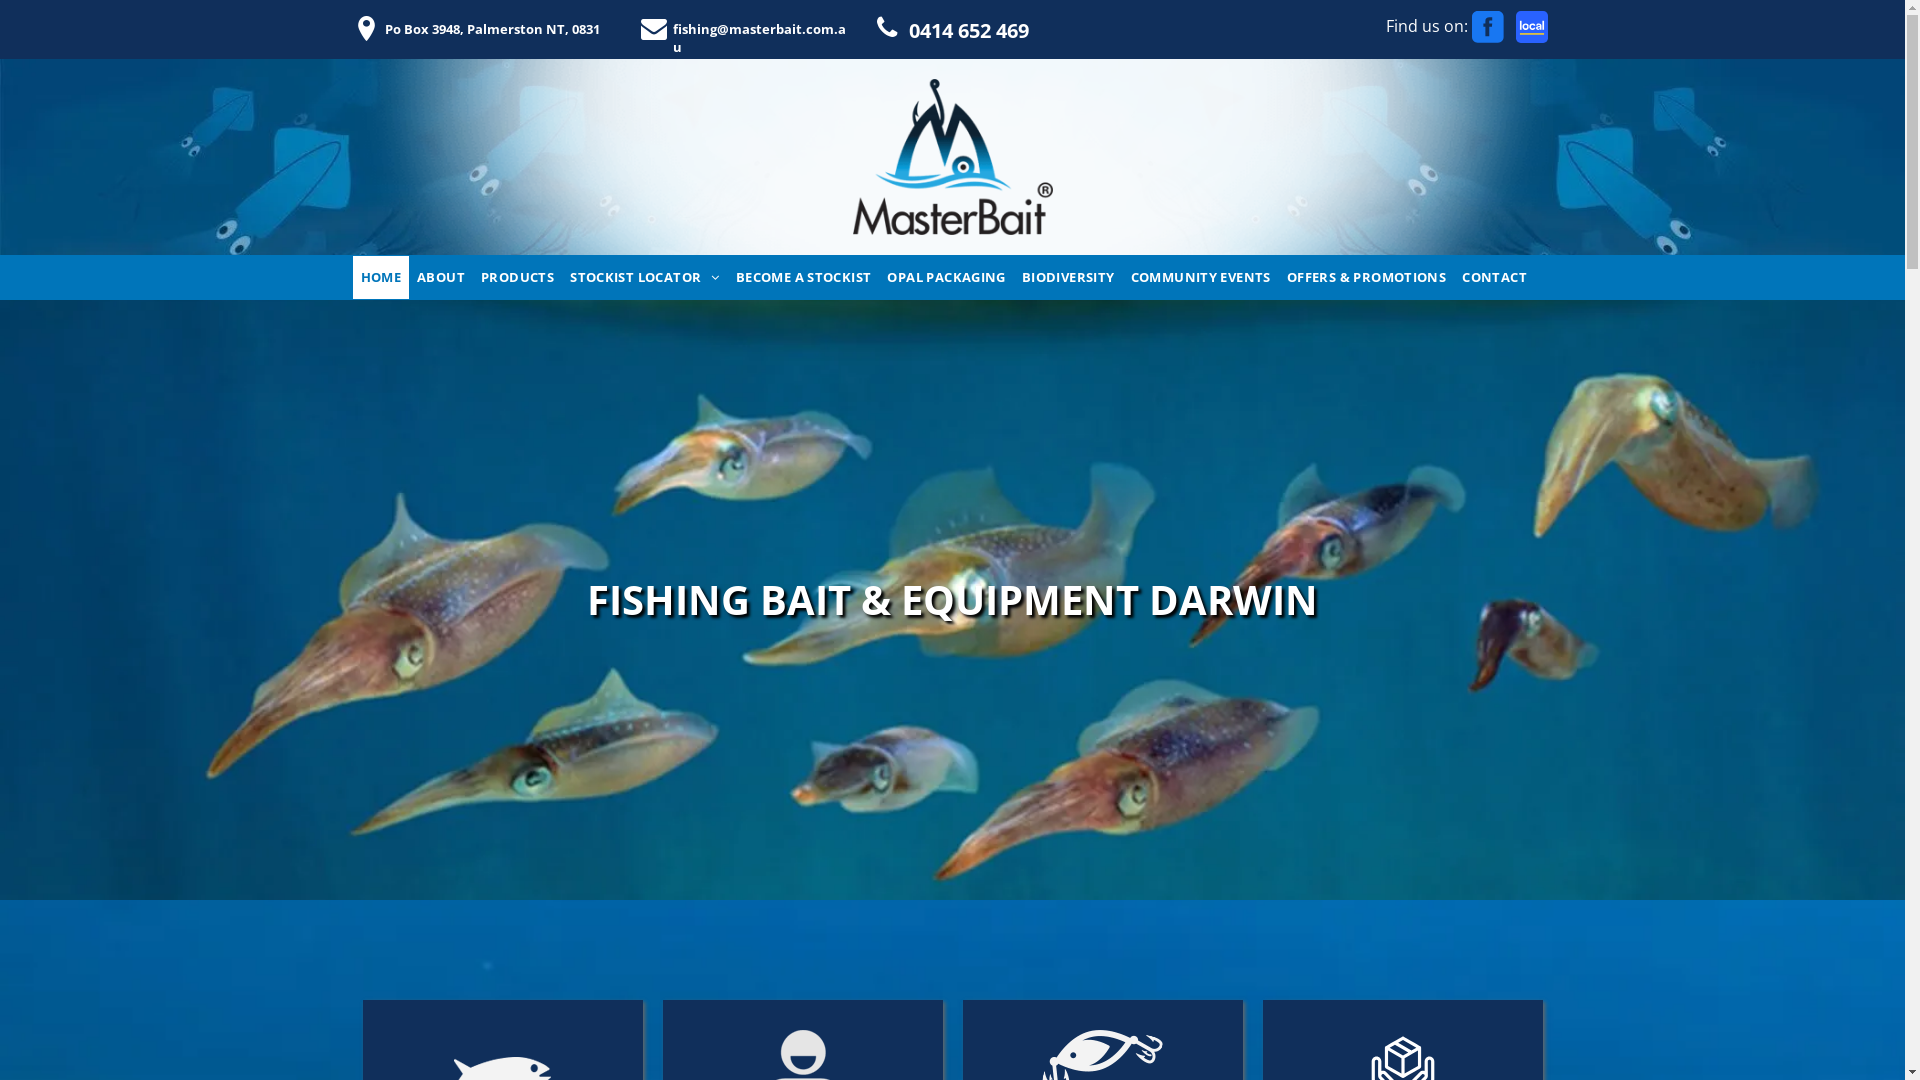  What do you see at coordinates (644, 277) in the screenshot?
I see `'STOCKIST LOCATOR'` at bounding box center [644, 277].